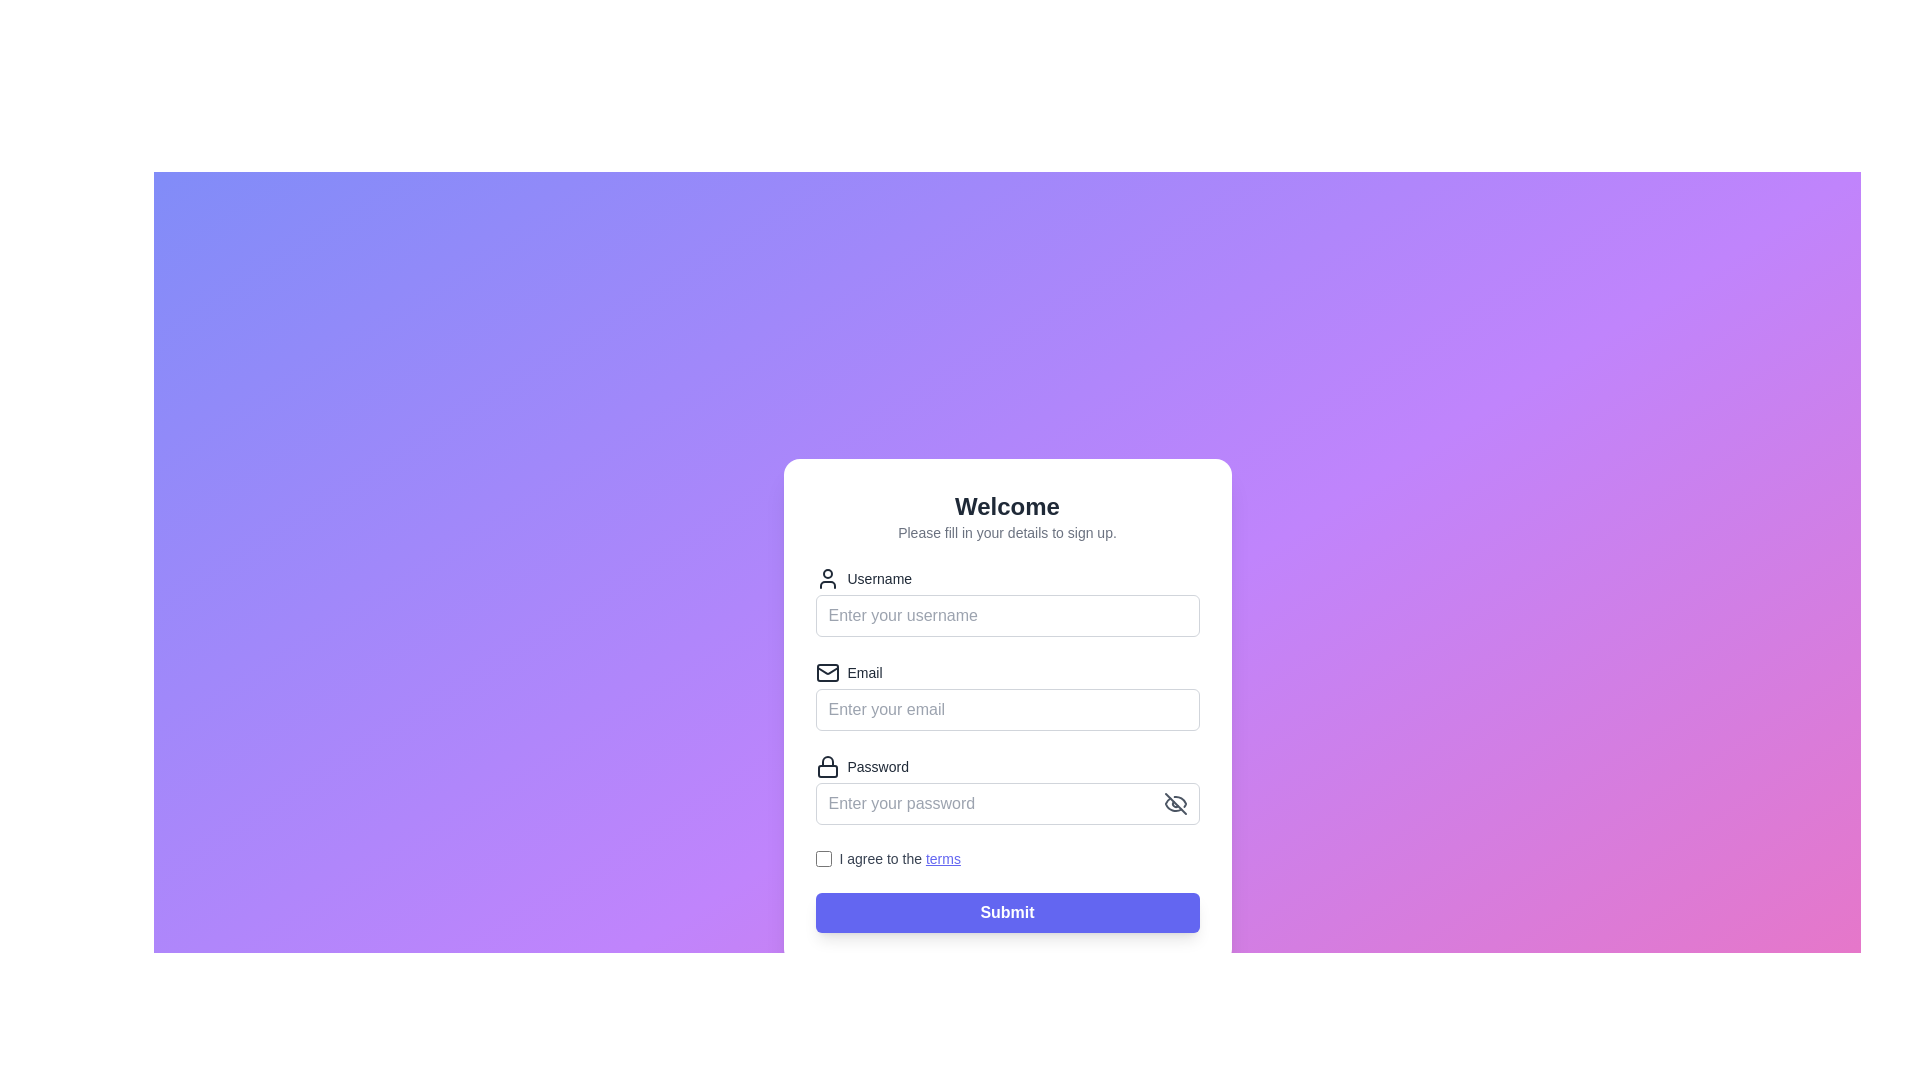  I want to click on the introductory text element that serves as a heading and instructional guide for the sign-up form, which is located at the top of the white card interface, so click(1007, 515).